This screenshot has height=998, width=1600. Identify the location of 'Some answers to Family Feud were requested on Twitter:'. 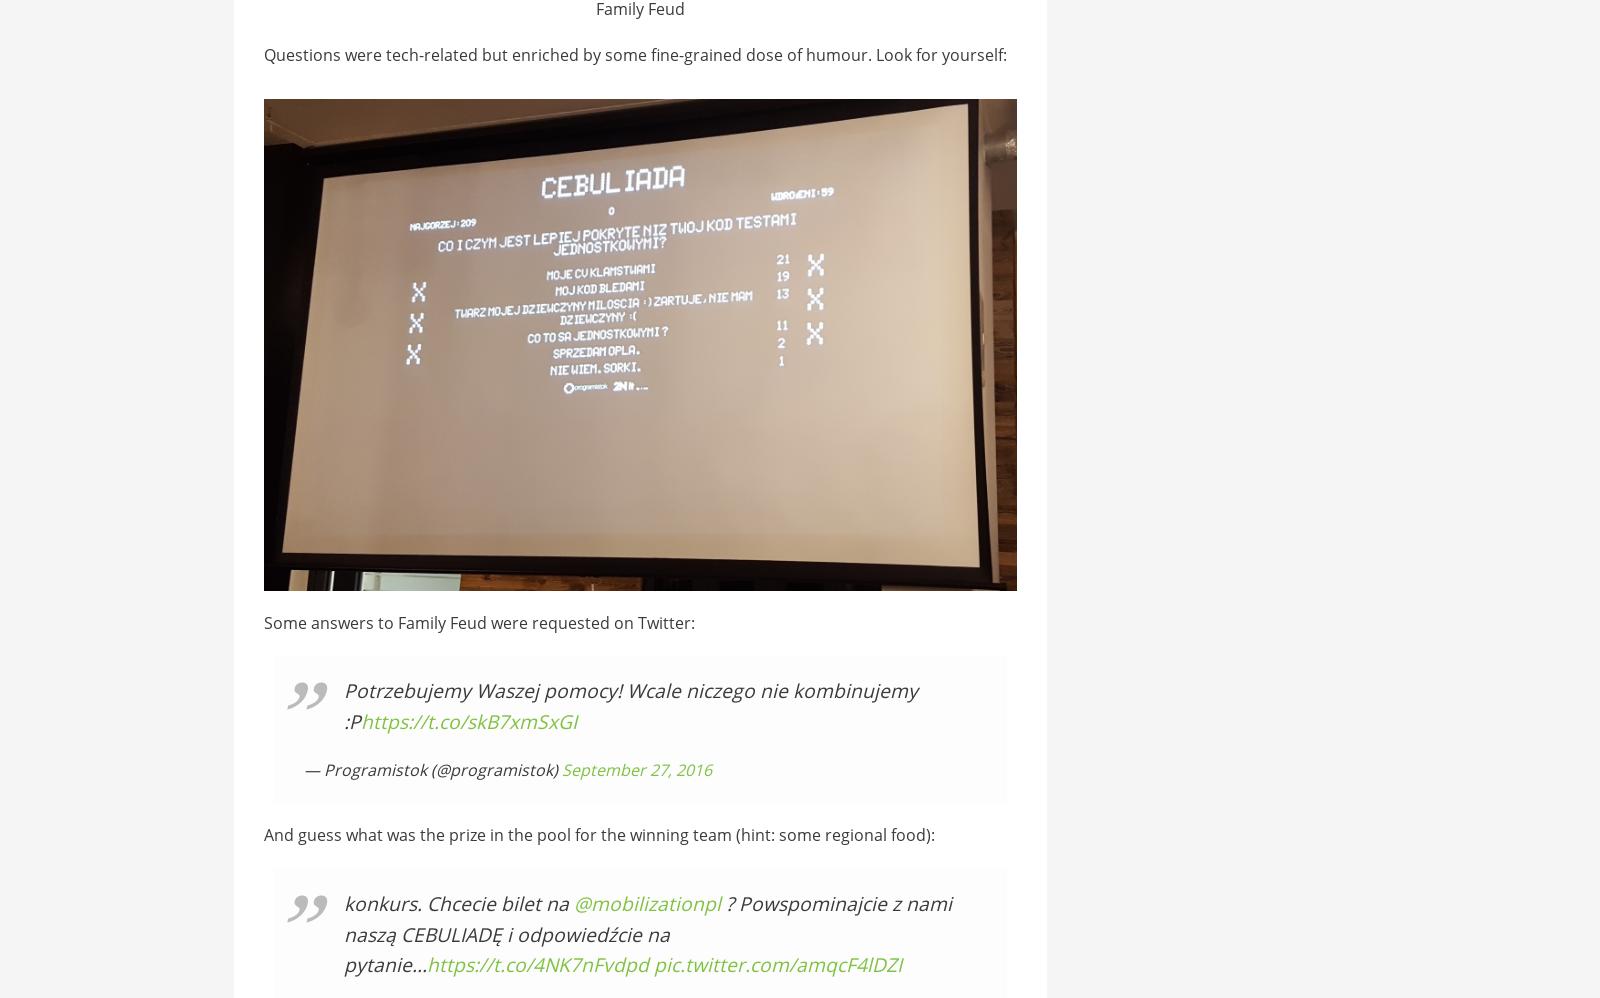
(477, 621).